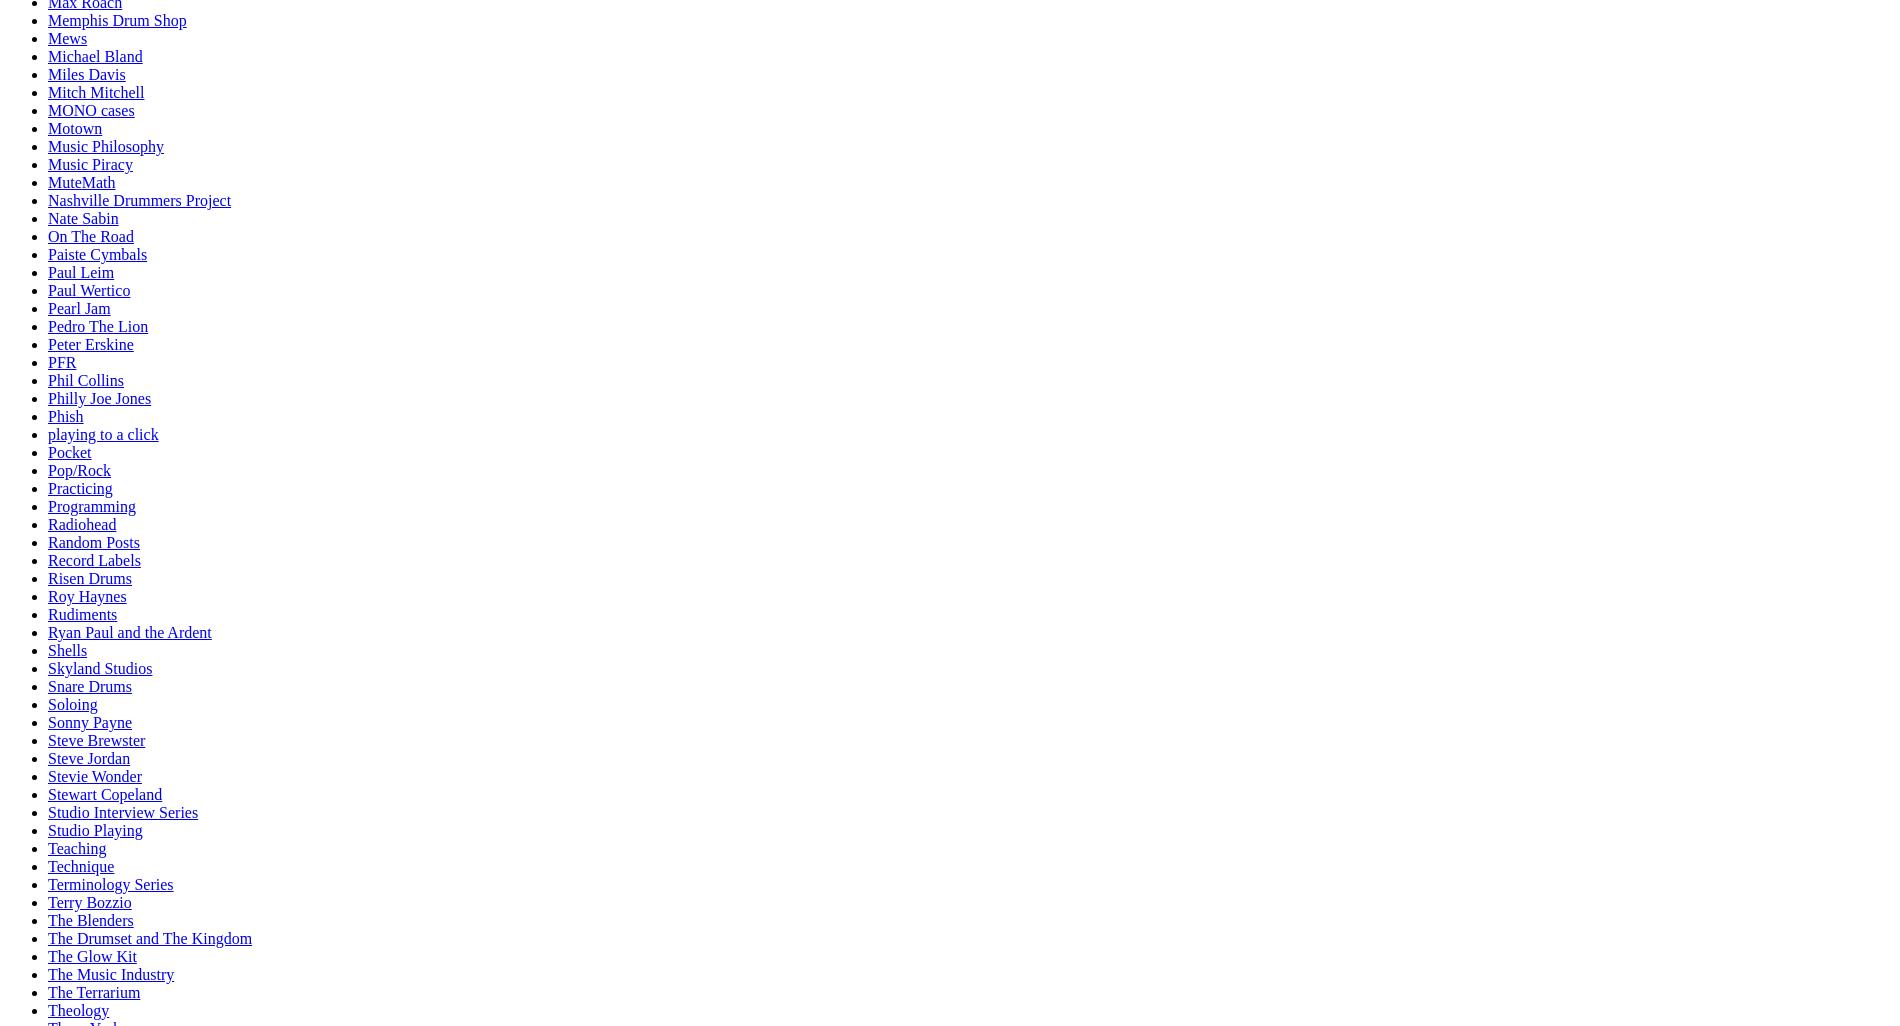 The height and width of the screenshot is (1026, 1900). I want to click on 'Motown', so click(75, 128).